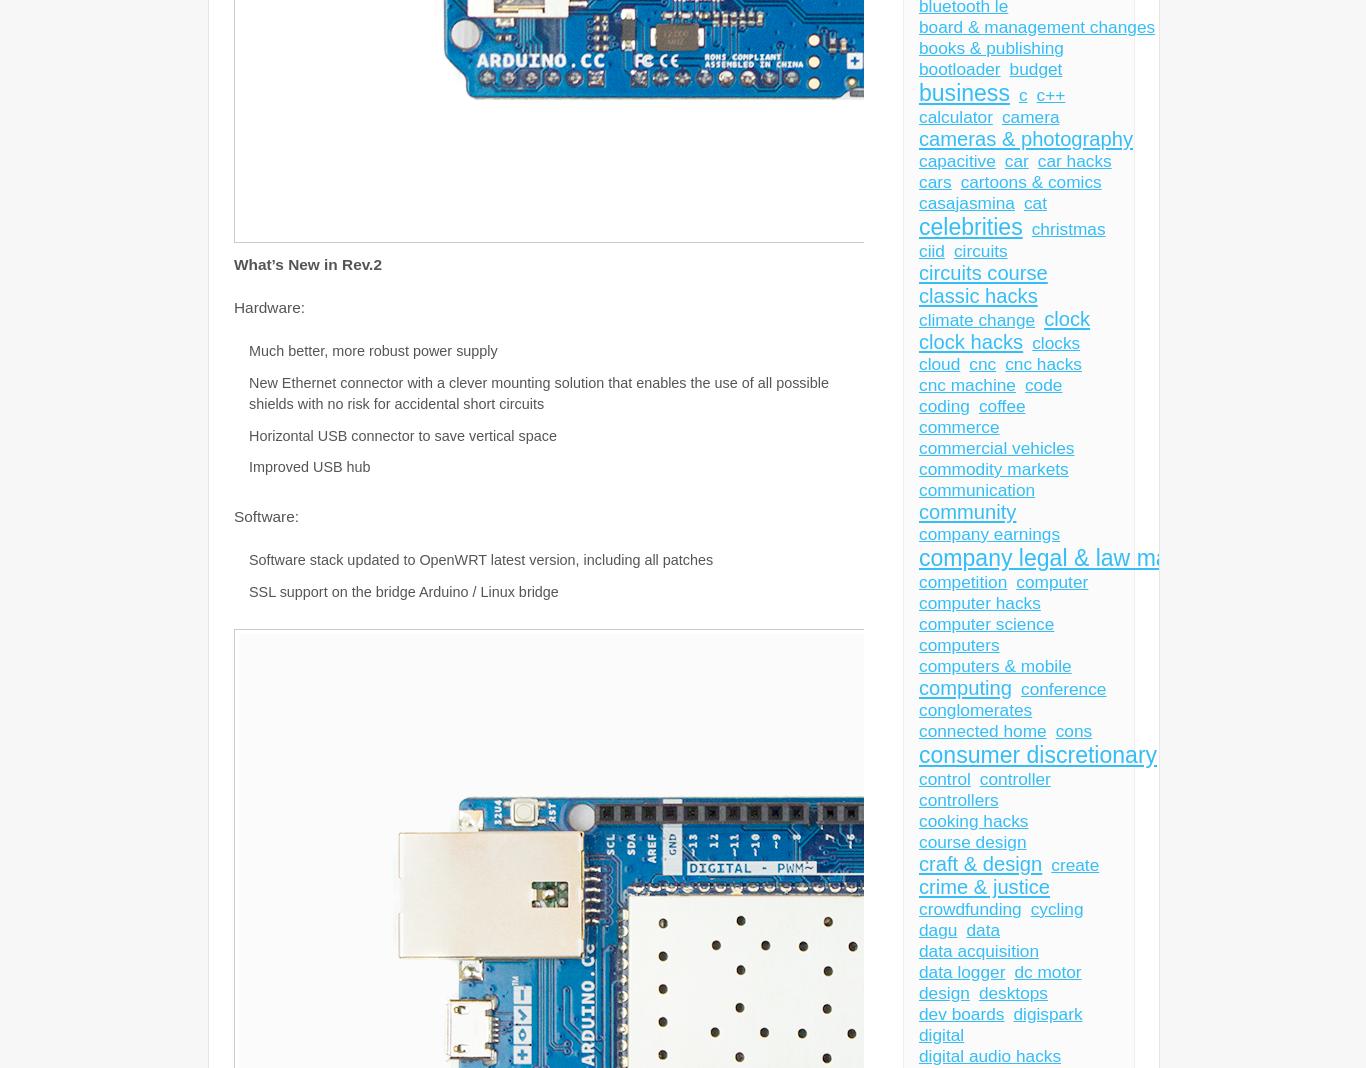 The height and width of the screenshot is (1068, 1366). I want to click on 'budget', so click(1009, 67).